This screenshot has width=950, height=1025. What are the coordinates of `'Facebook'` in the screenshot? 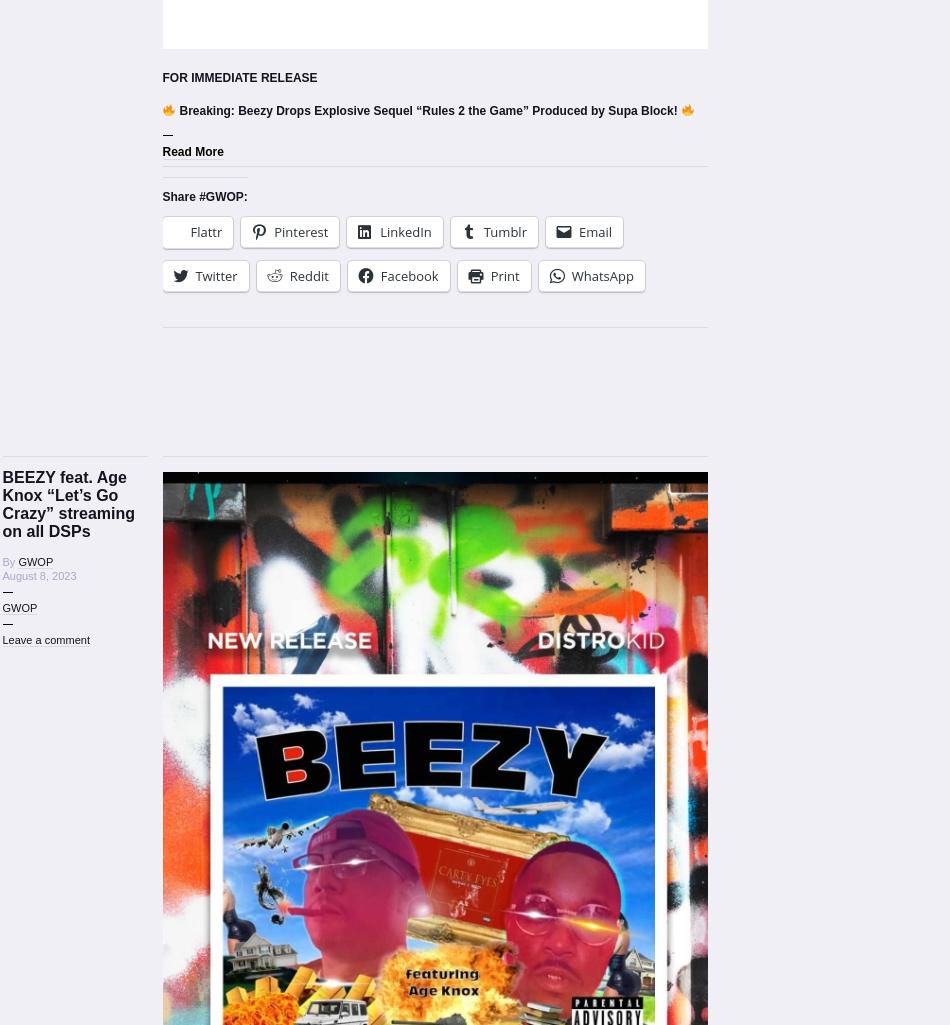 It's located at (407, 274).